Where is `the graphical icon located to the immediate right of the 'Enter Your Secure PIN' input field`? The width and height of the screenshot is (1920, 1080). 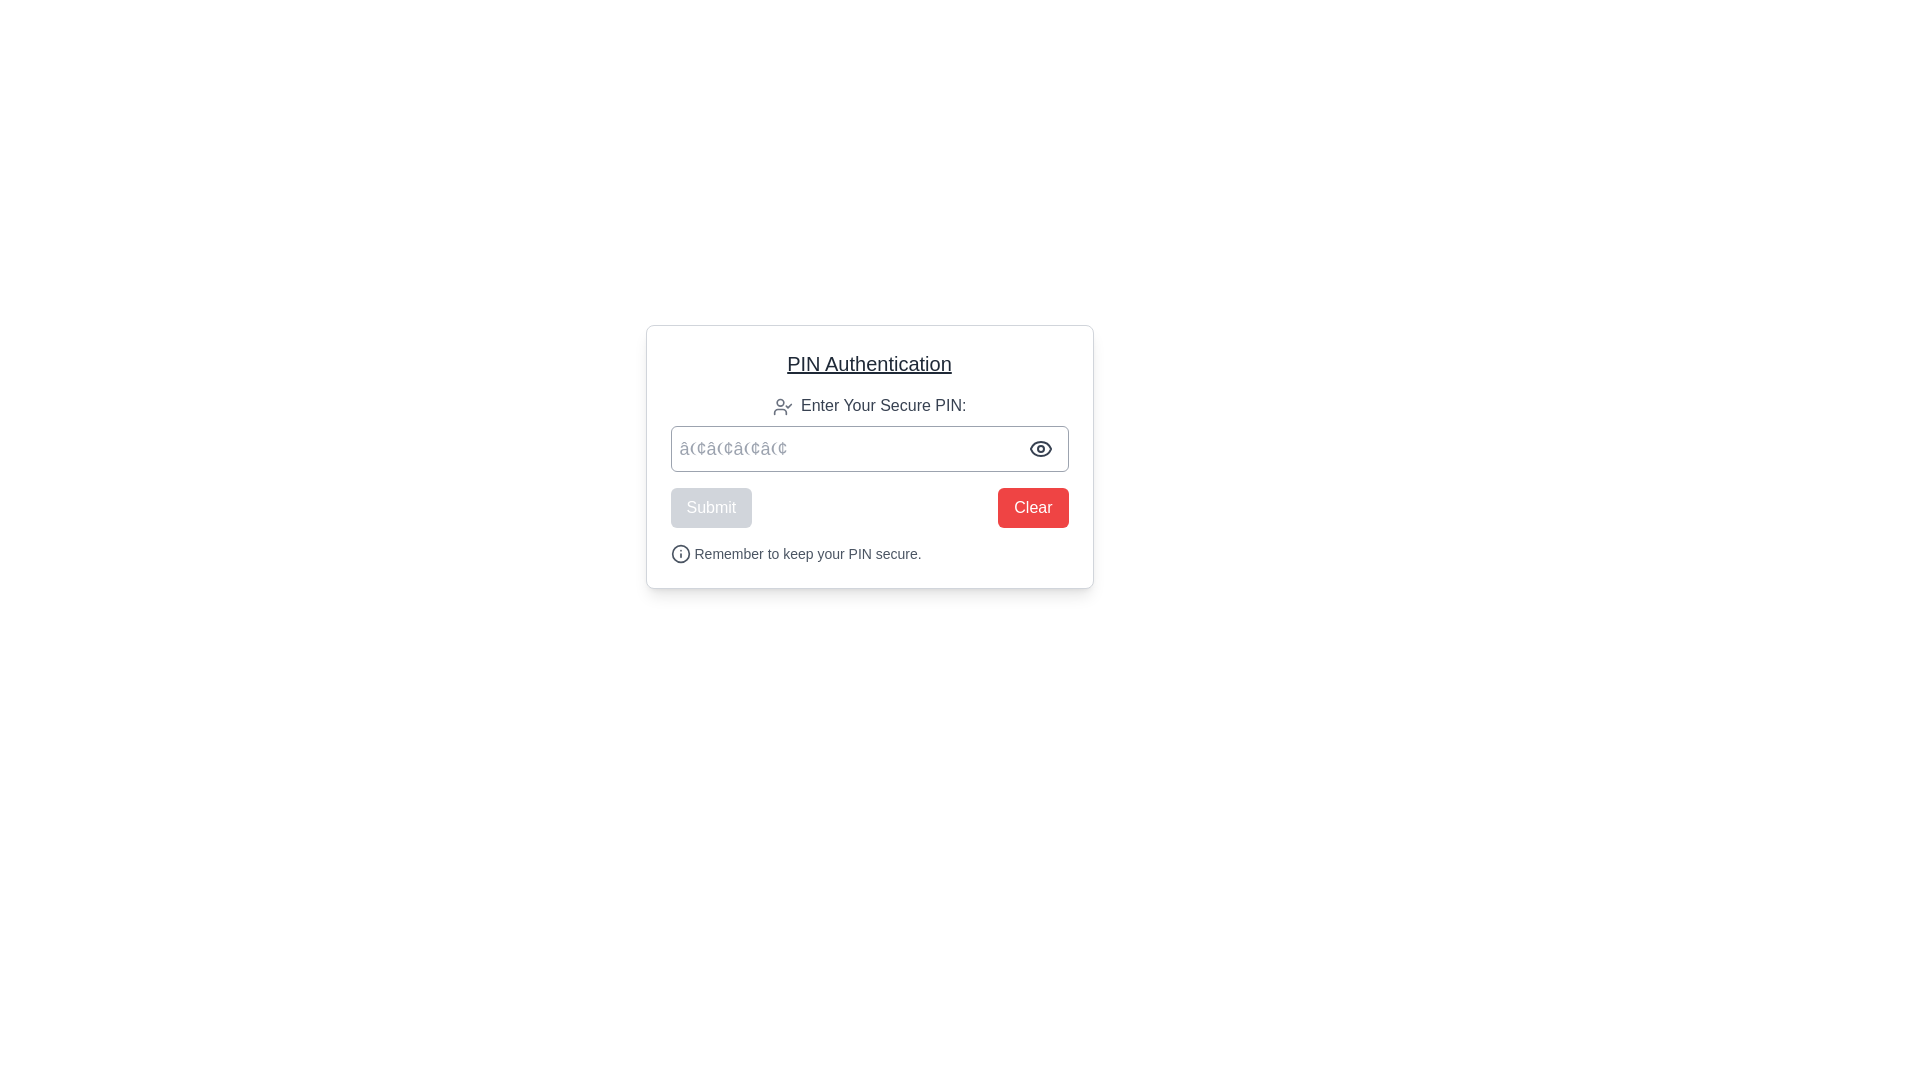 the graphical icon located to the immediate right of the 'Enter Your Secure PIN' input field is located at coordinates (1040, 447).